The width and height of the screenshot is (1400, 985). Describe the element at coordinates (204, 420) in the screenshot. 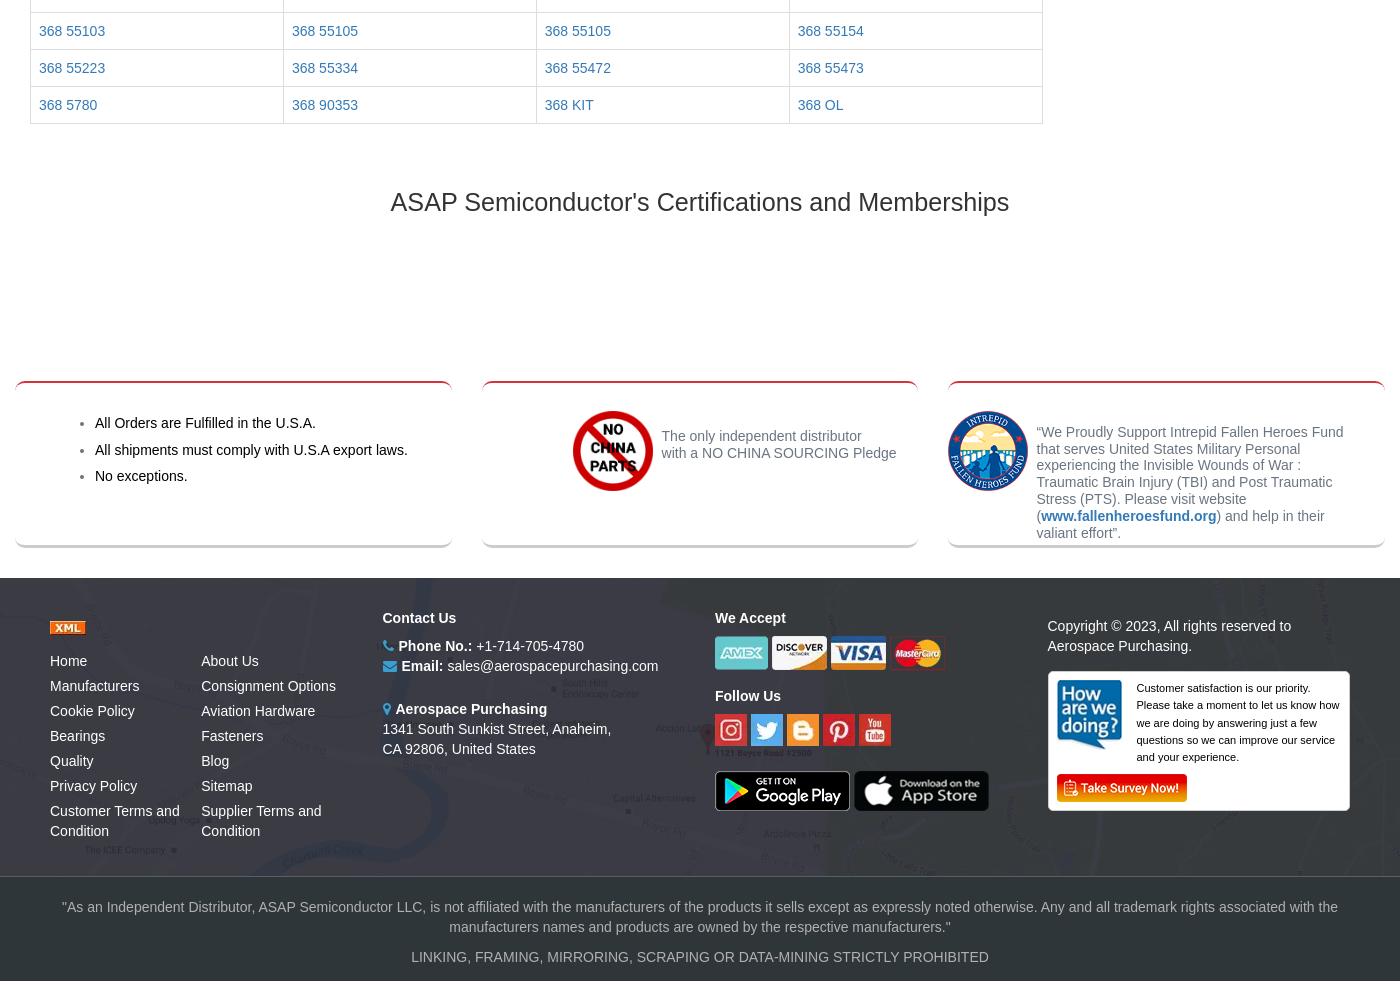

I see `'All Orders are Fulfilled in the U.S.A.'` at that location.